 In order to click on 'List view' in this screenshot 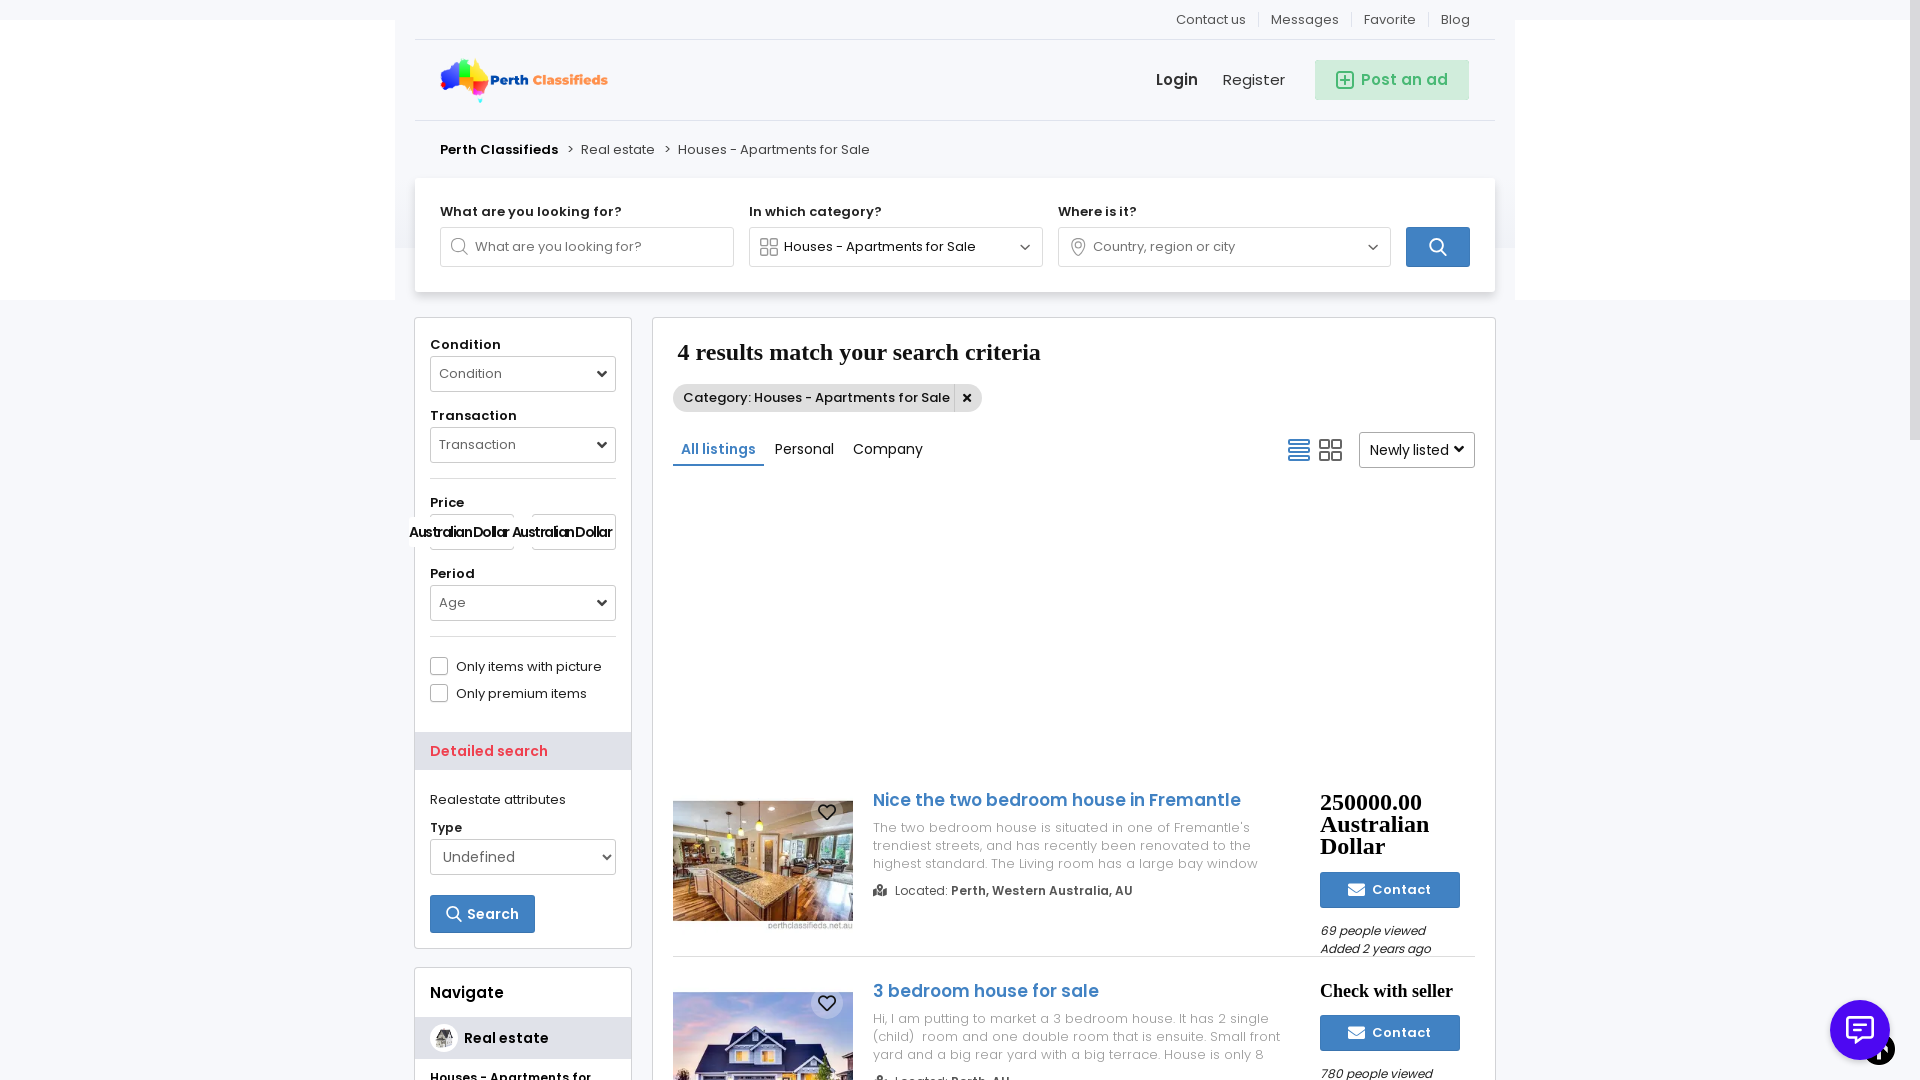, I will do `click(1299, 450)`.